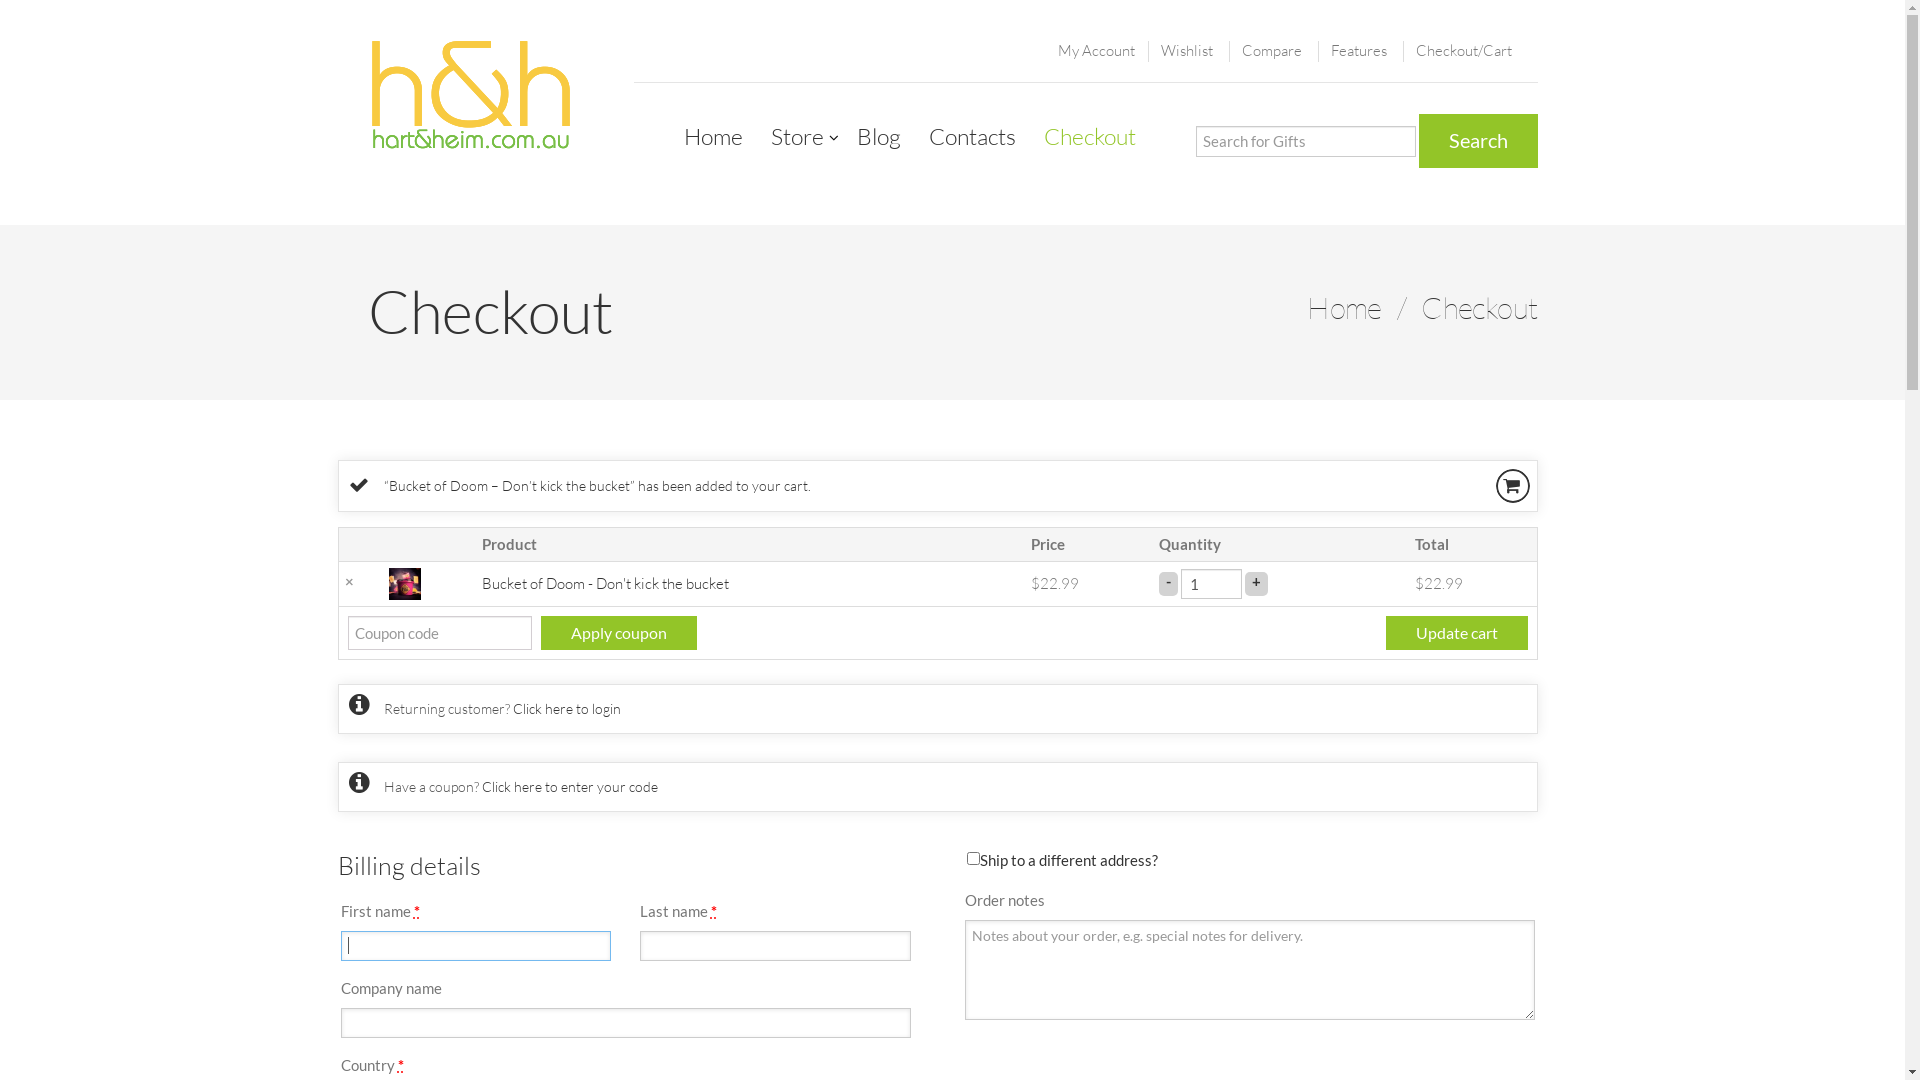  I want to click on '+', so click(1255, 581).